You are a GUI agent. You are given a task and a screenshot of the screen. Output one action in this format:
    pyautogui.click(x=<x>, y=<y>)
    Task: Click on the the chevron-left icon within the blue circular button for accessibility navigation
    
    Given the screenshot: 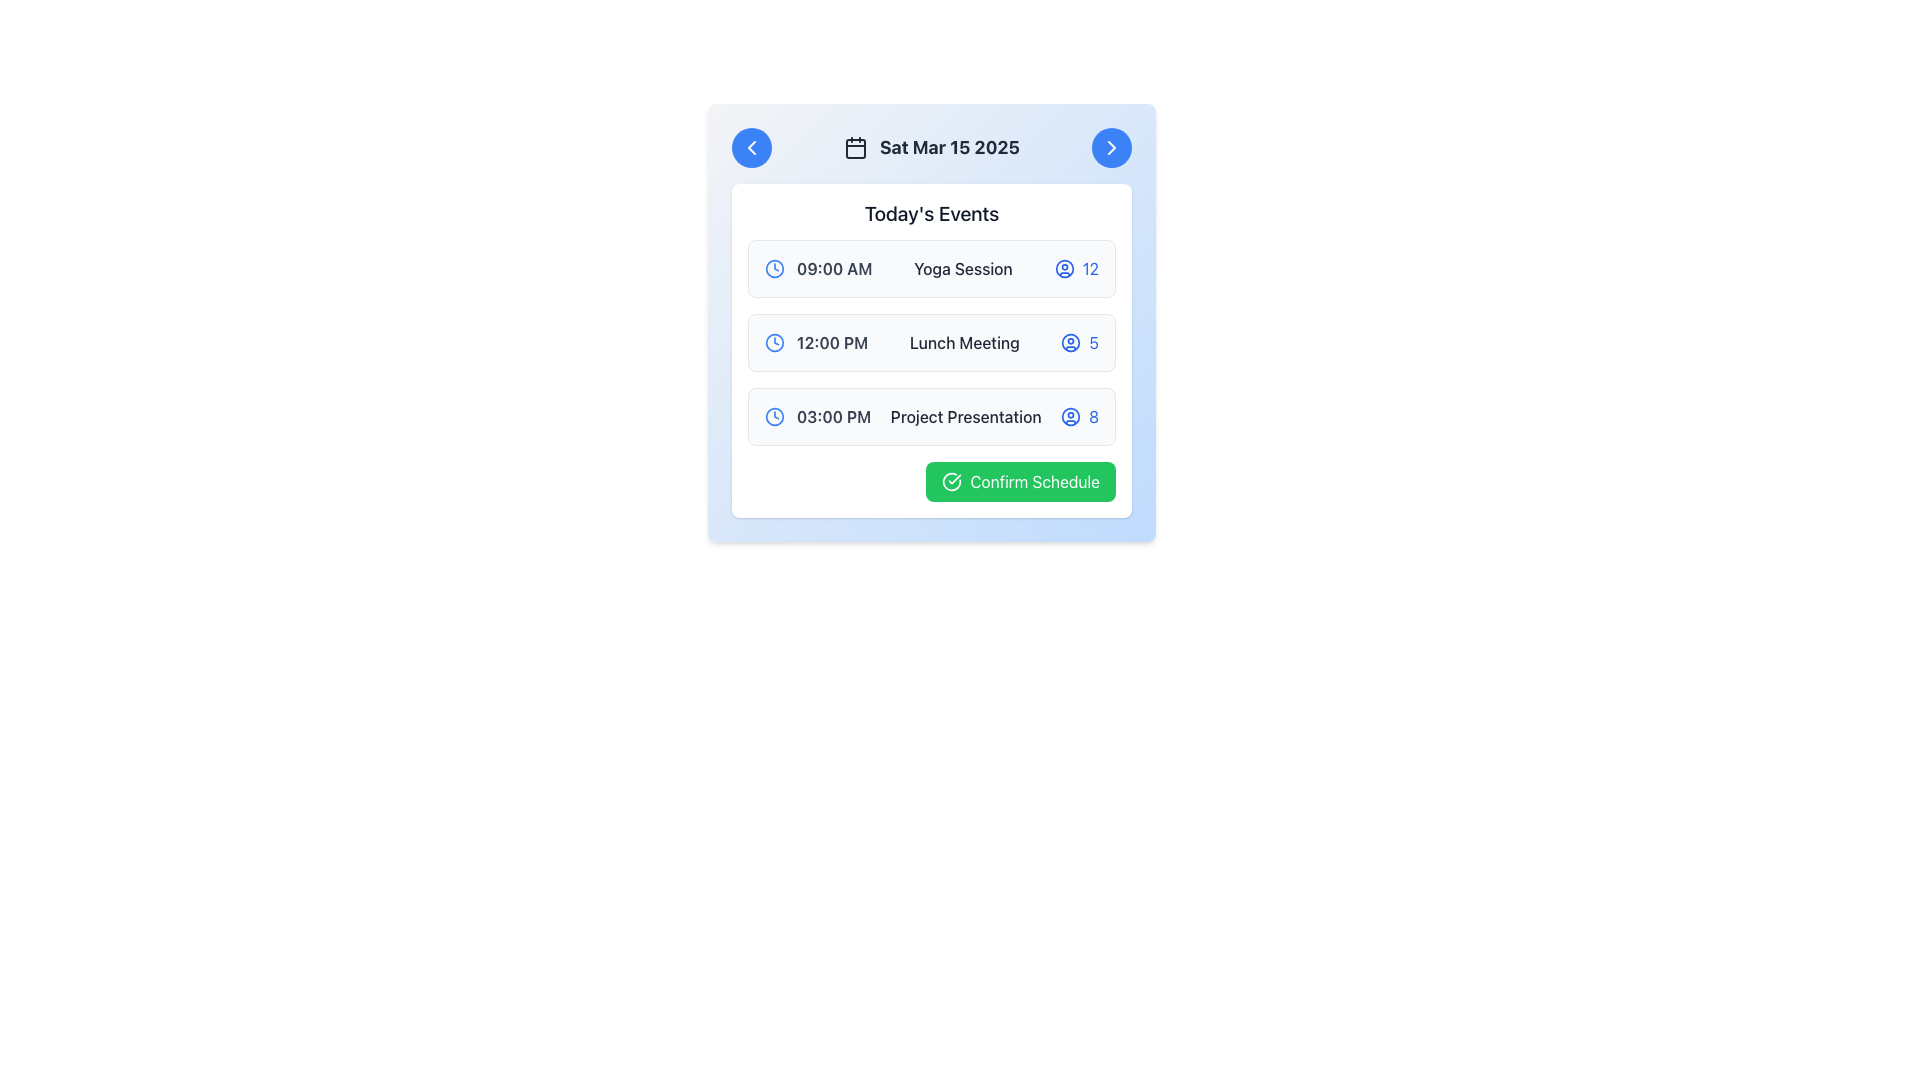 What is the action you would take?
    pyautogui.click(x=751, y=146)
    